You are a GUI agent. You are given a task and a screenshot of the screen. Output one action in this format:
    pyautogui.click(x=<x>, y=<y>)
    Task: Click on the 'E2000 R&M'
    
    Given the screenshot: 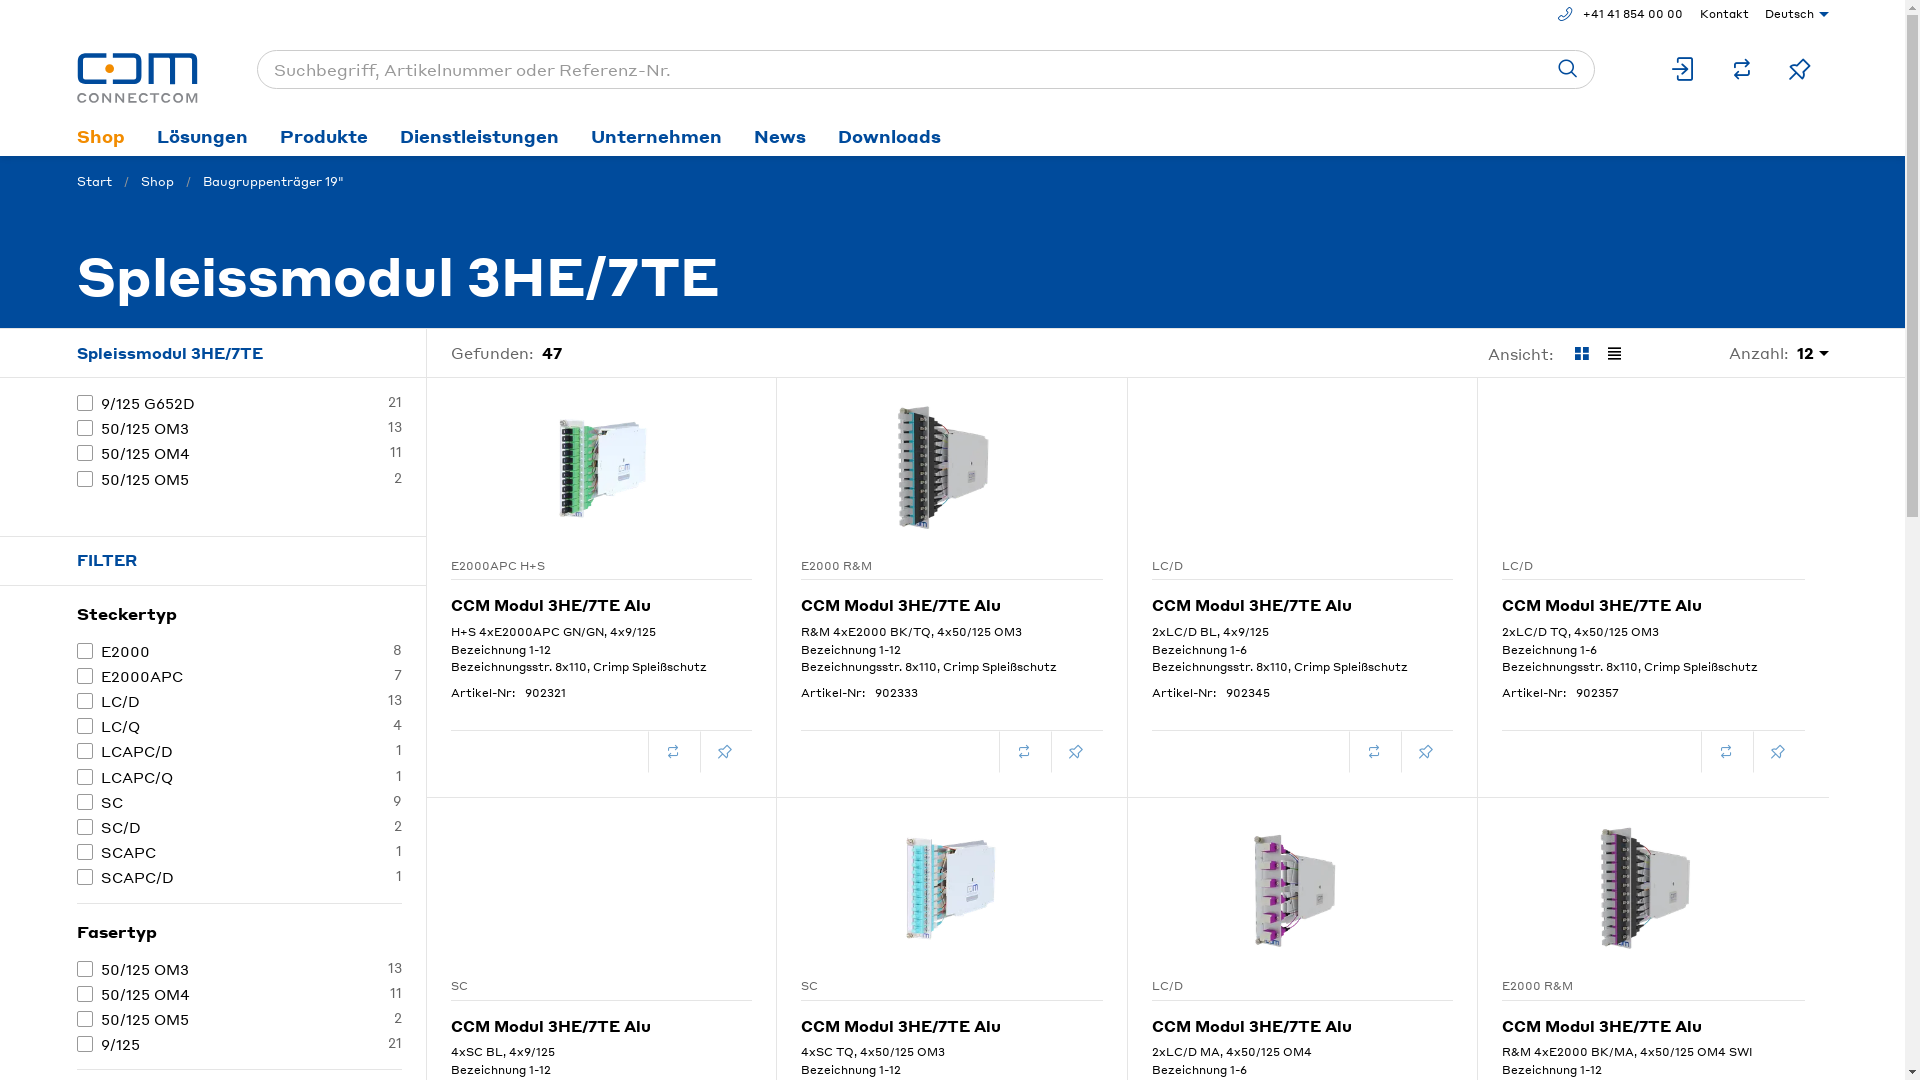 What is the action you would take?
    pyautogui.click(x=925, y=566)
    